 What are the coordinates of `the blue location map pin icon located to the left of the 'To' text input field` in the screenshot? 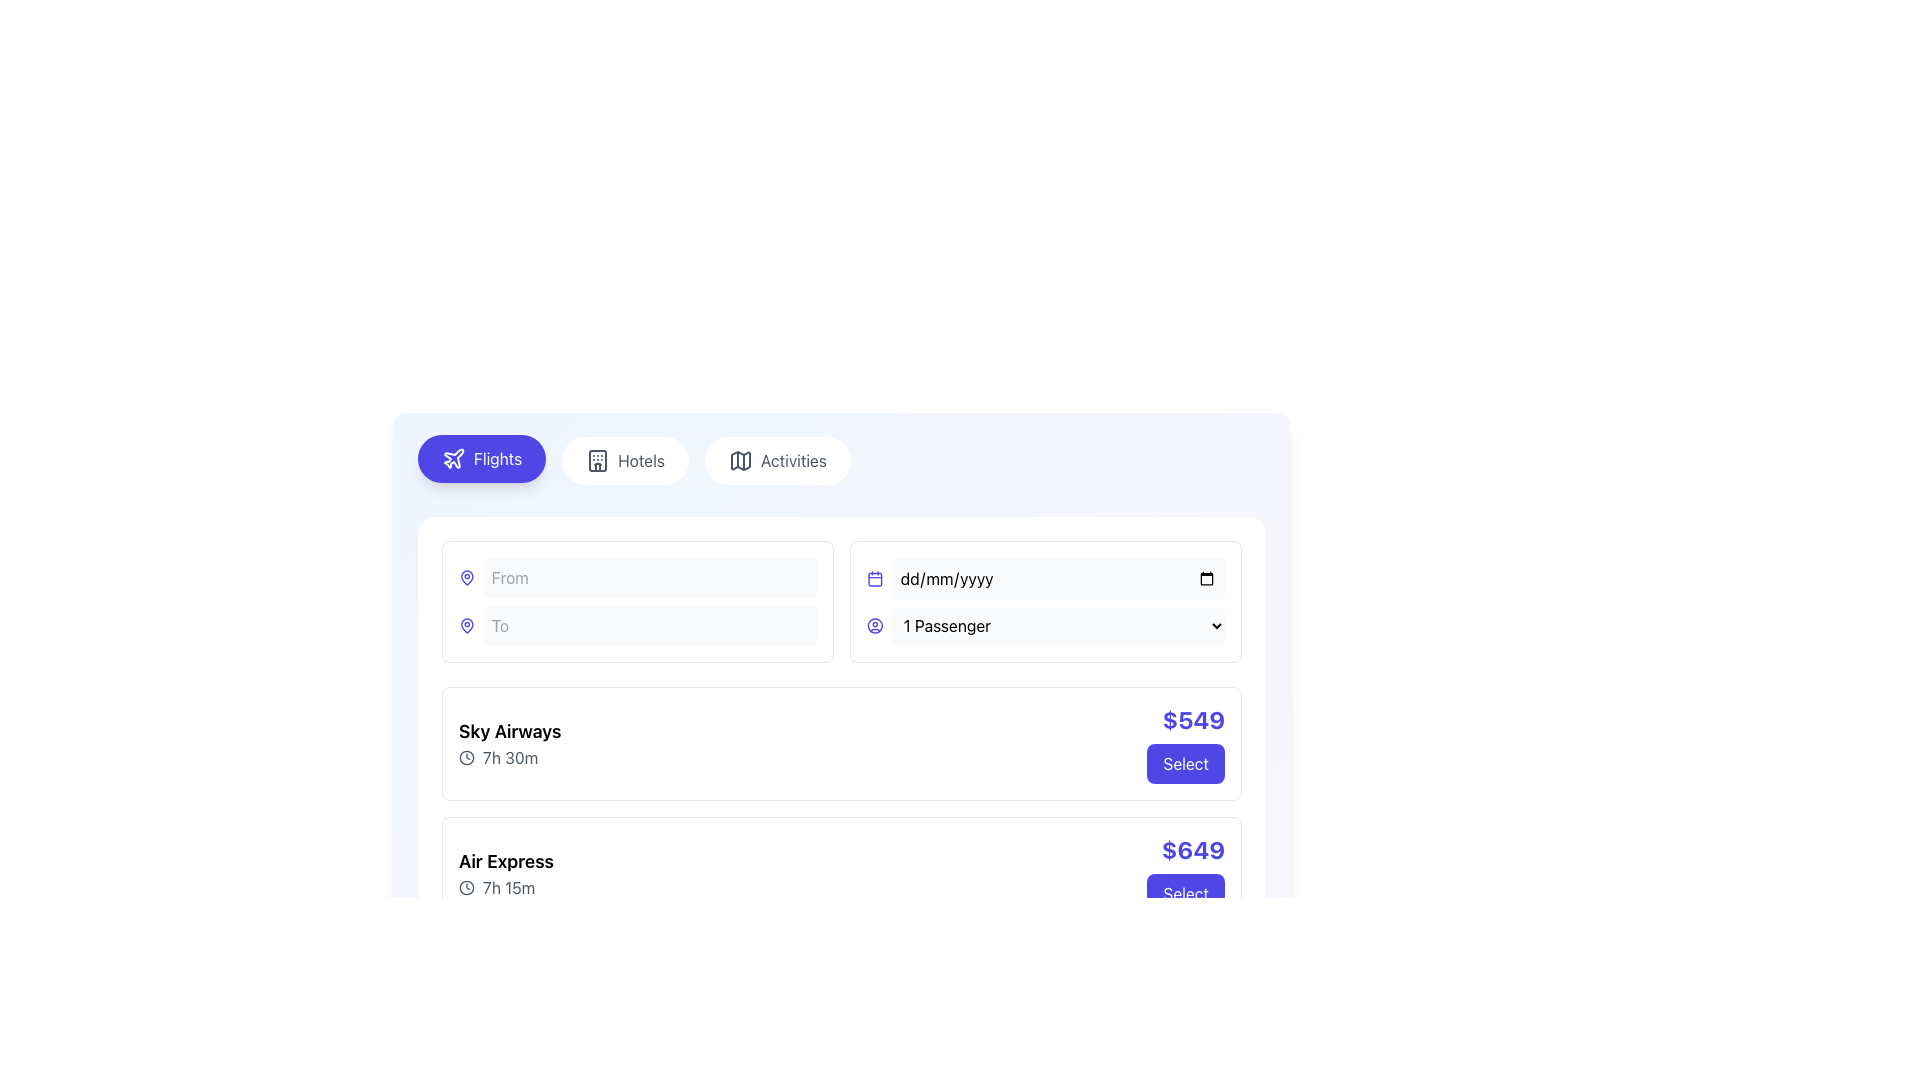 It's located at (466, 578).